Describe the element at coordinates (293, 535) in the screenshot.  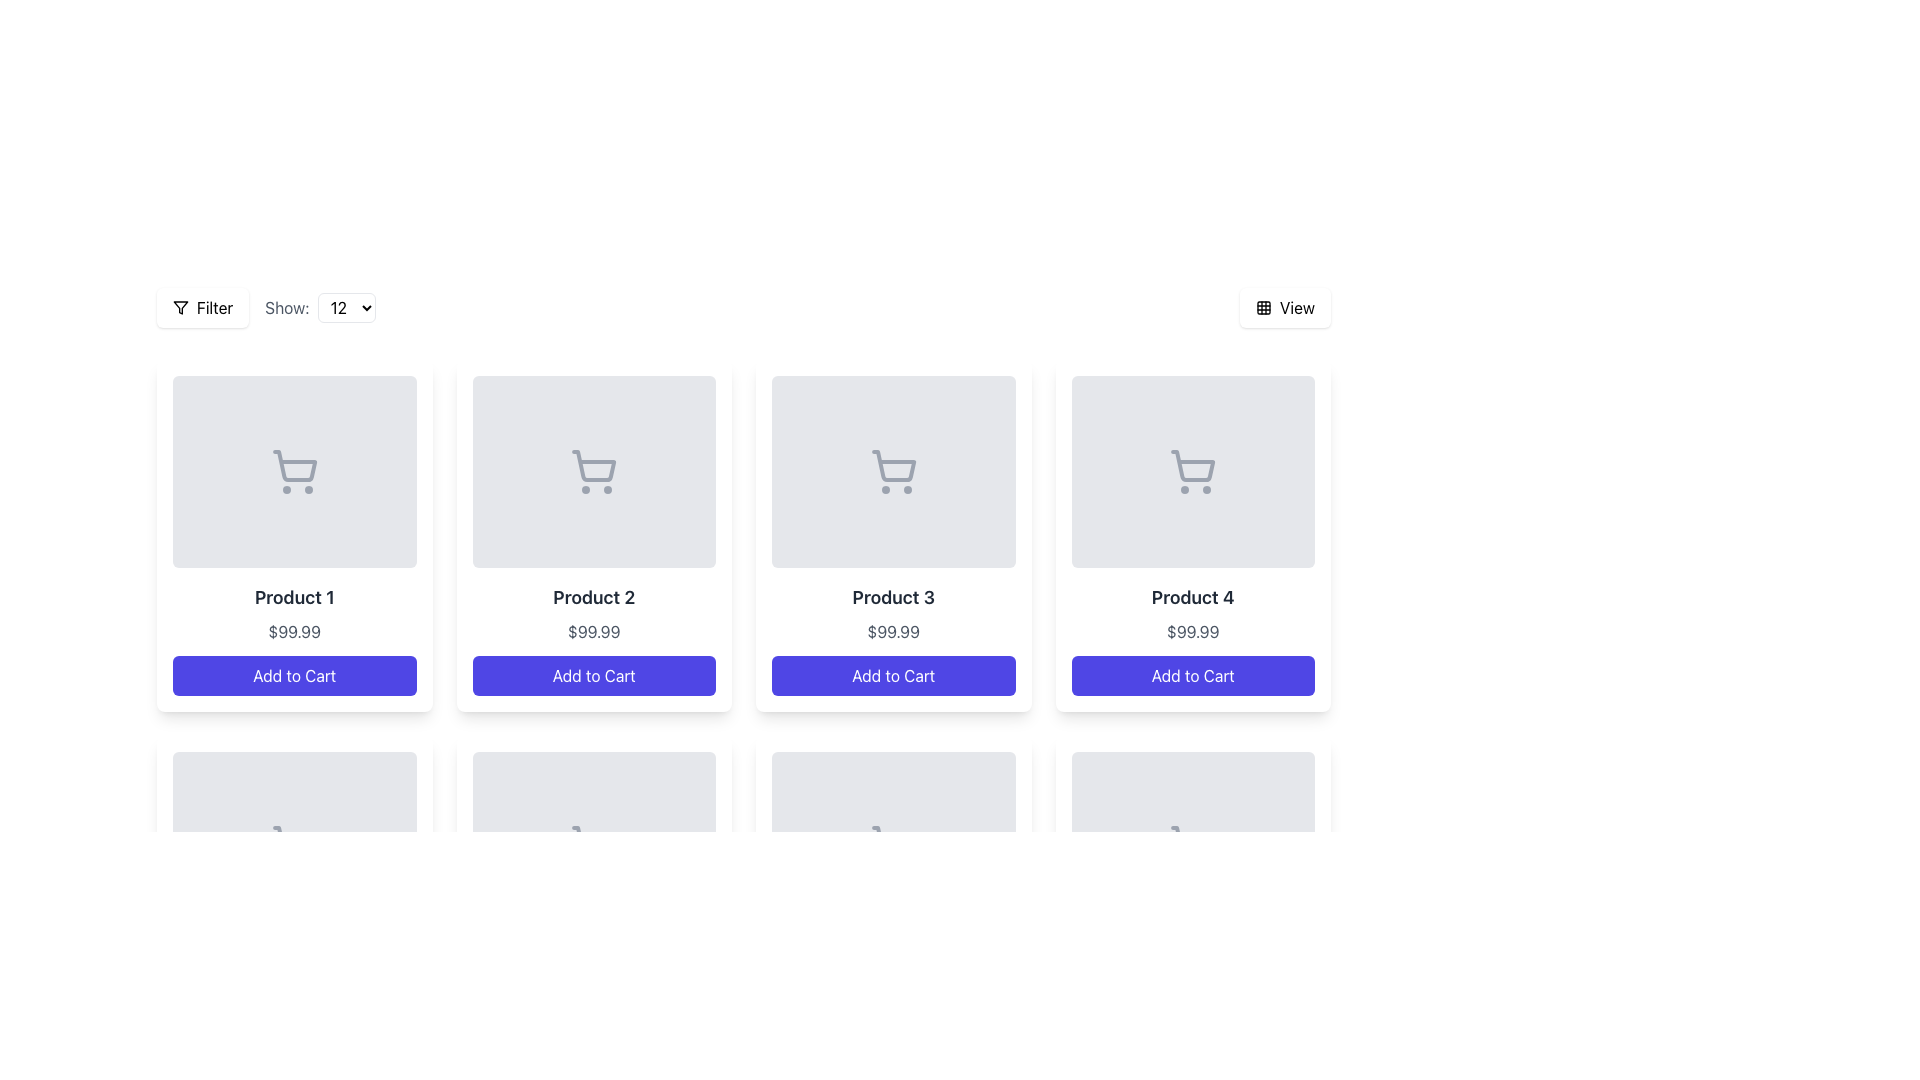
I see `the first product card in the e-commerce interface` at that location.